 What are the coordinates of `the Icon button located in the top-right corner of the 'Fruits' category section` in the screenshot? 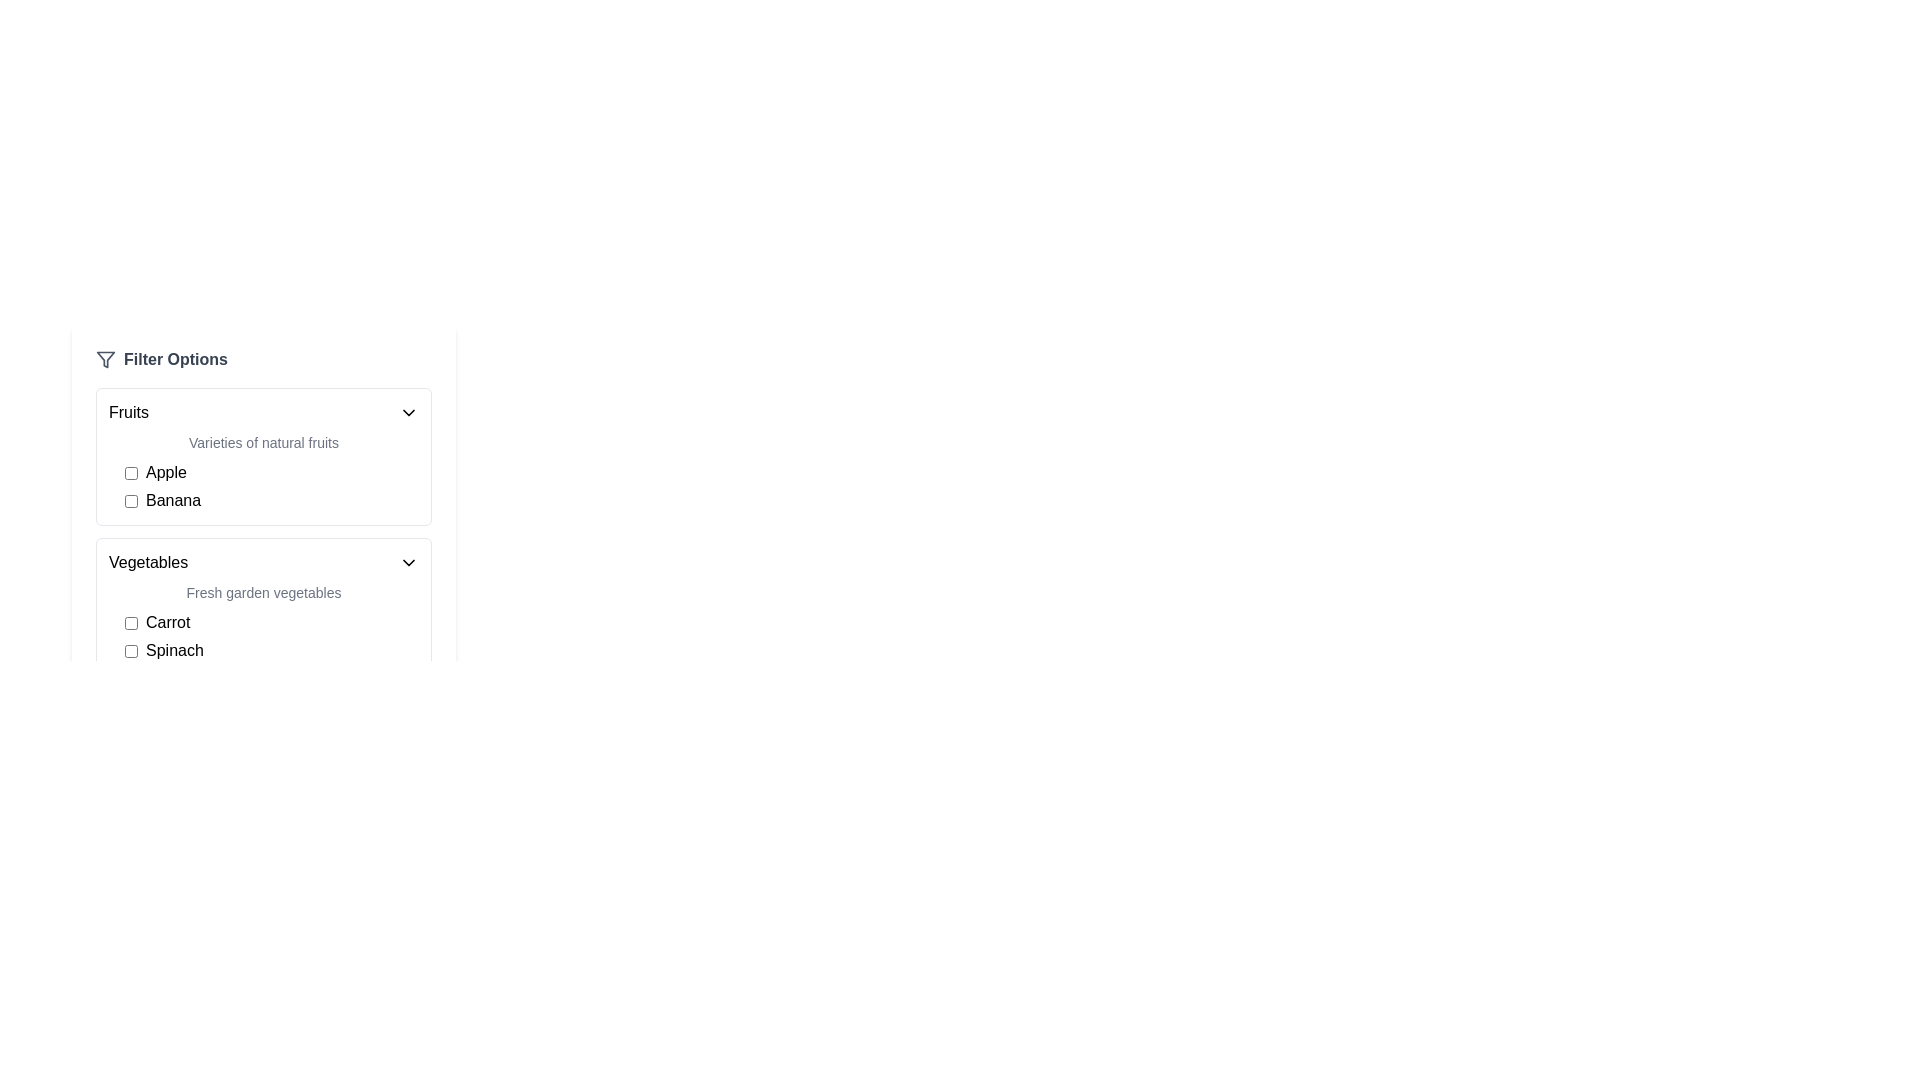 It's located at (407, 411).